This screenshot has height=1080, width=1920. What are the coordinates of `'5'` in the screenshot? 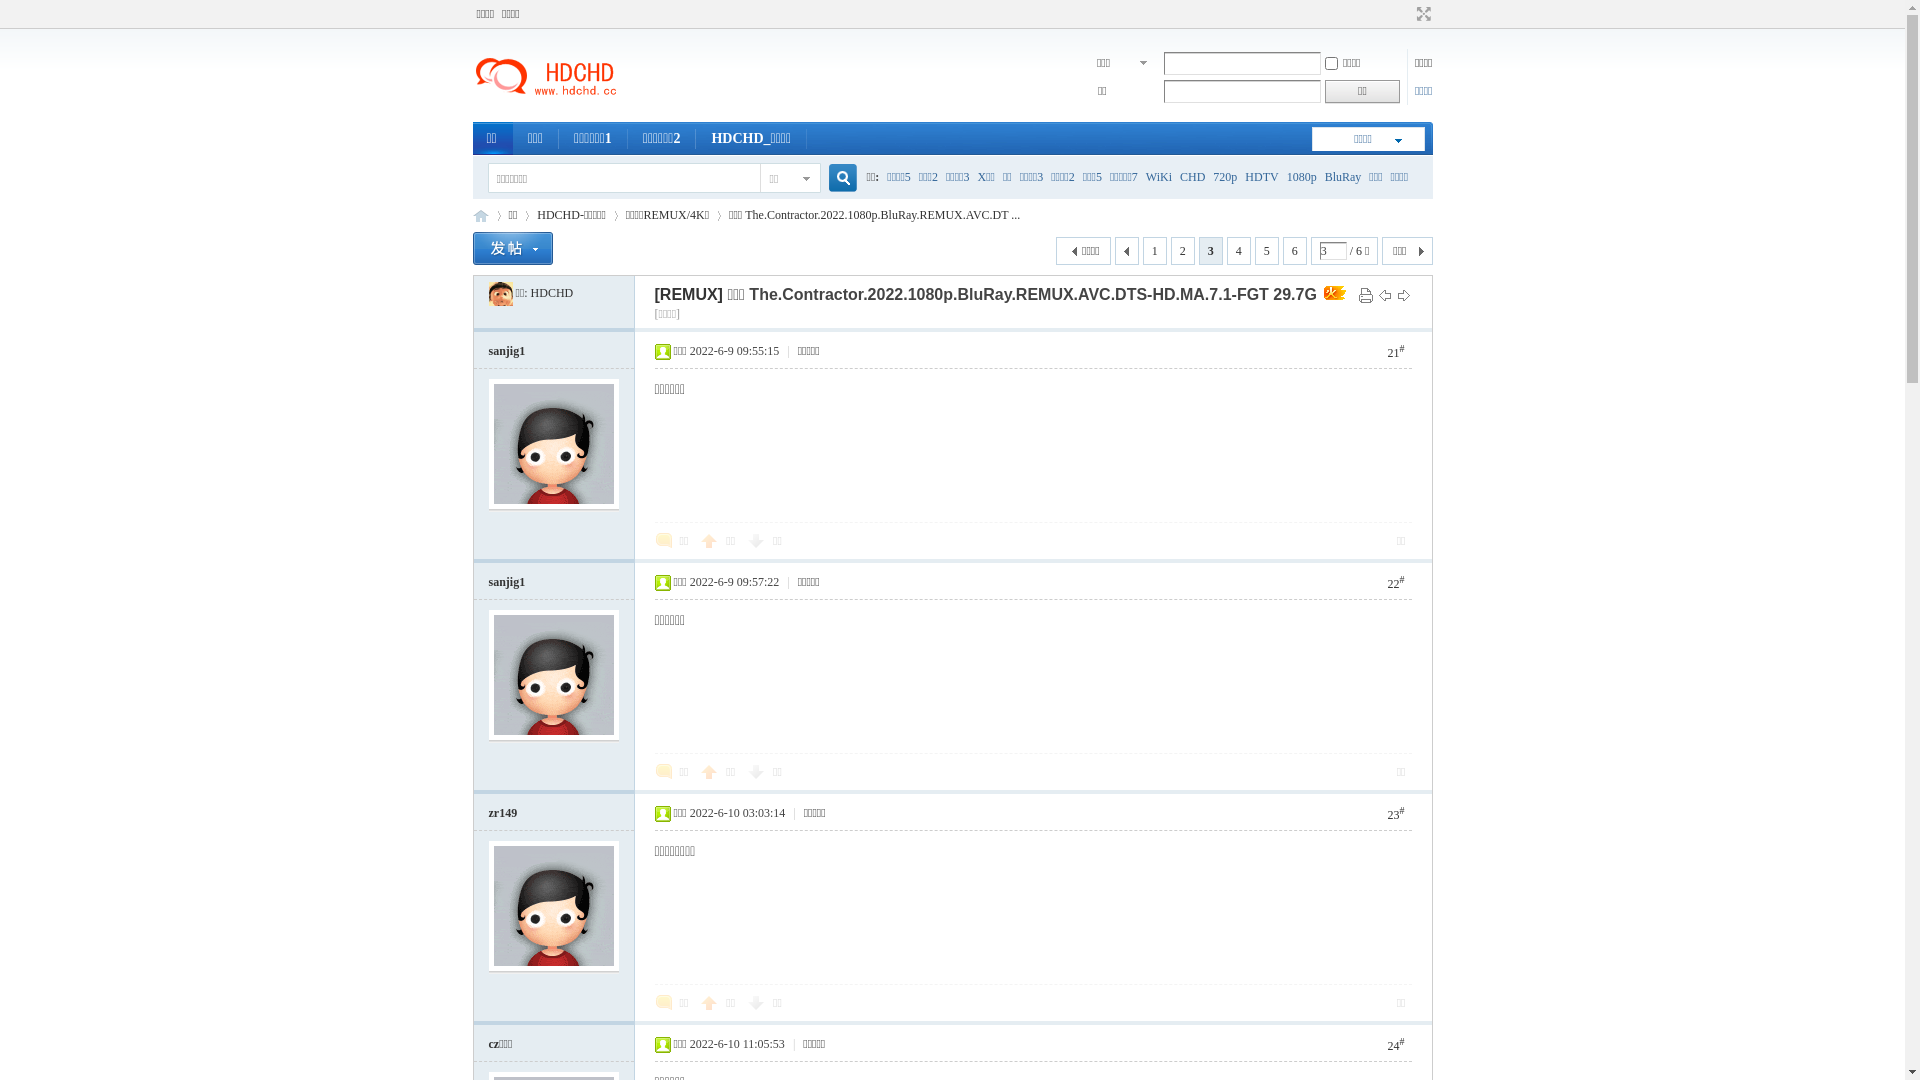 It's located at (1266, 249).